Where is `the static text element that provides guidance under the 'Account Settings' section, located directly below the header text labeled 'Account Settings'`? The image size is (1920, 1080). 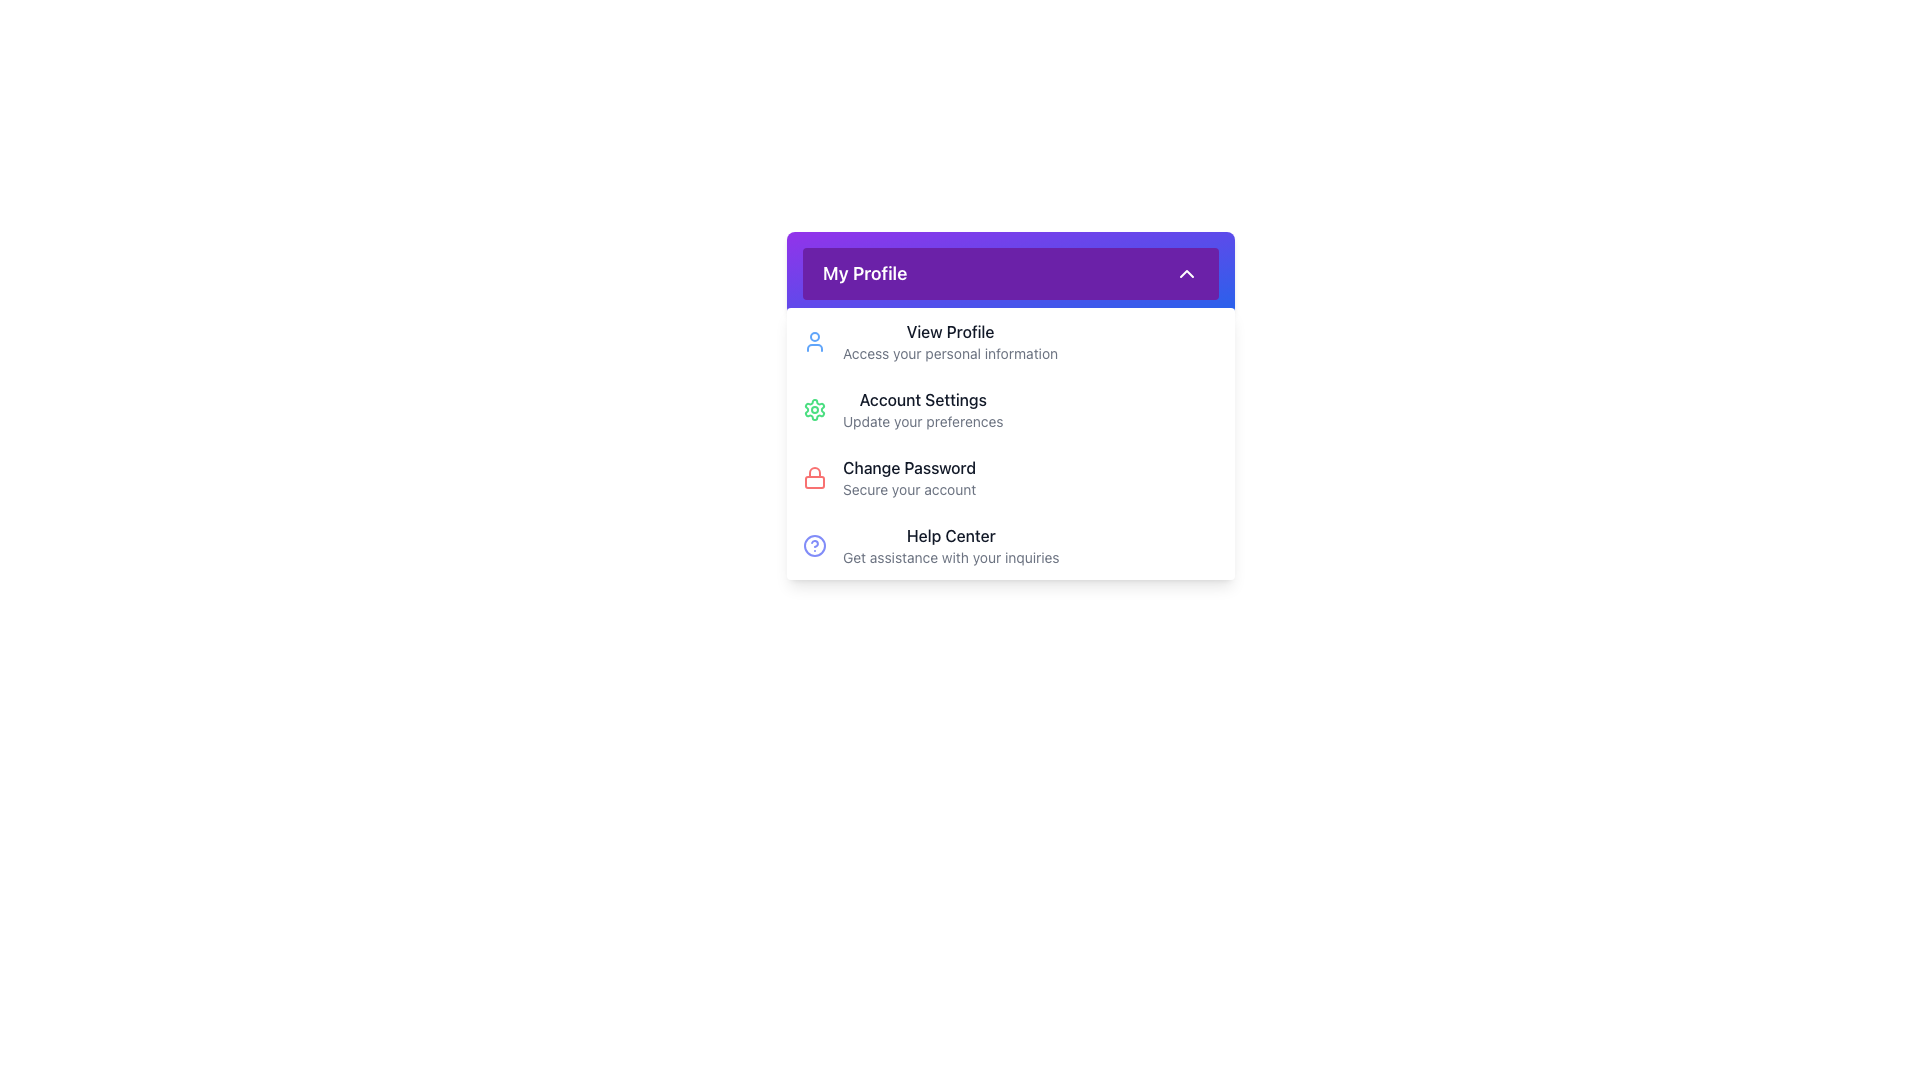
the static text element that provides guidance under the 'Account Settings' section, located directly below the header text labeled 'Account Settings' is located at coordinates (922, 420).